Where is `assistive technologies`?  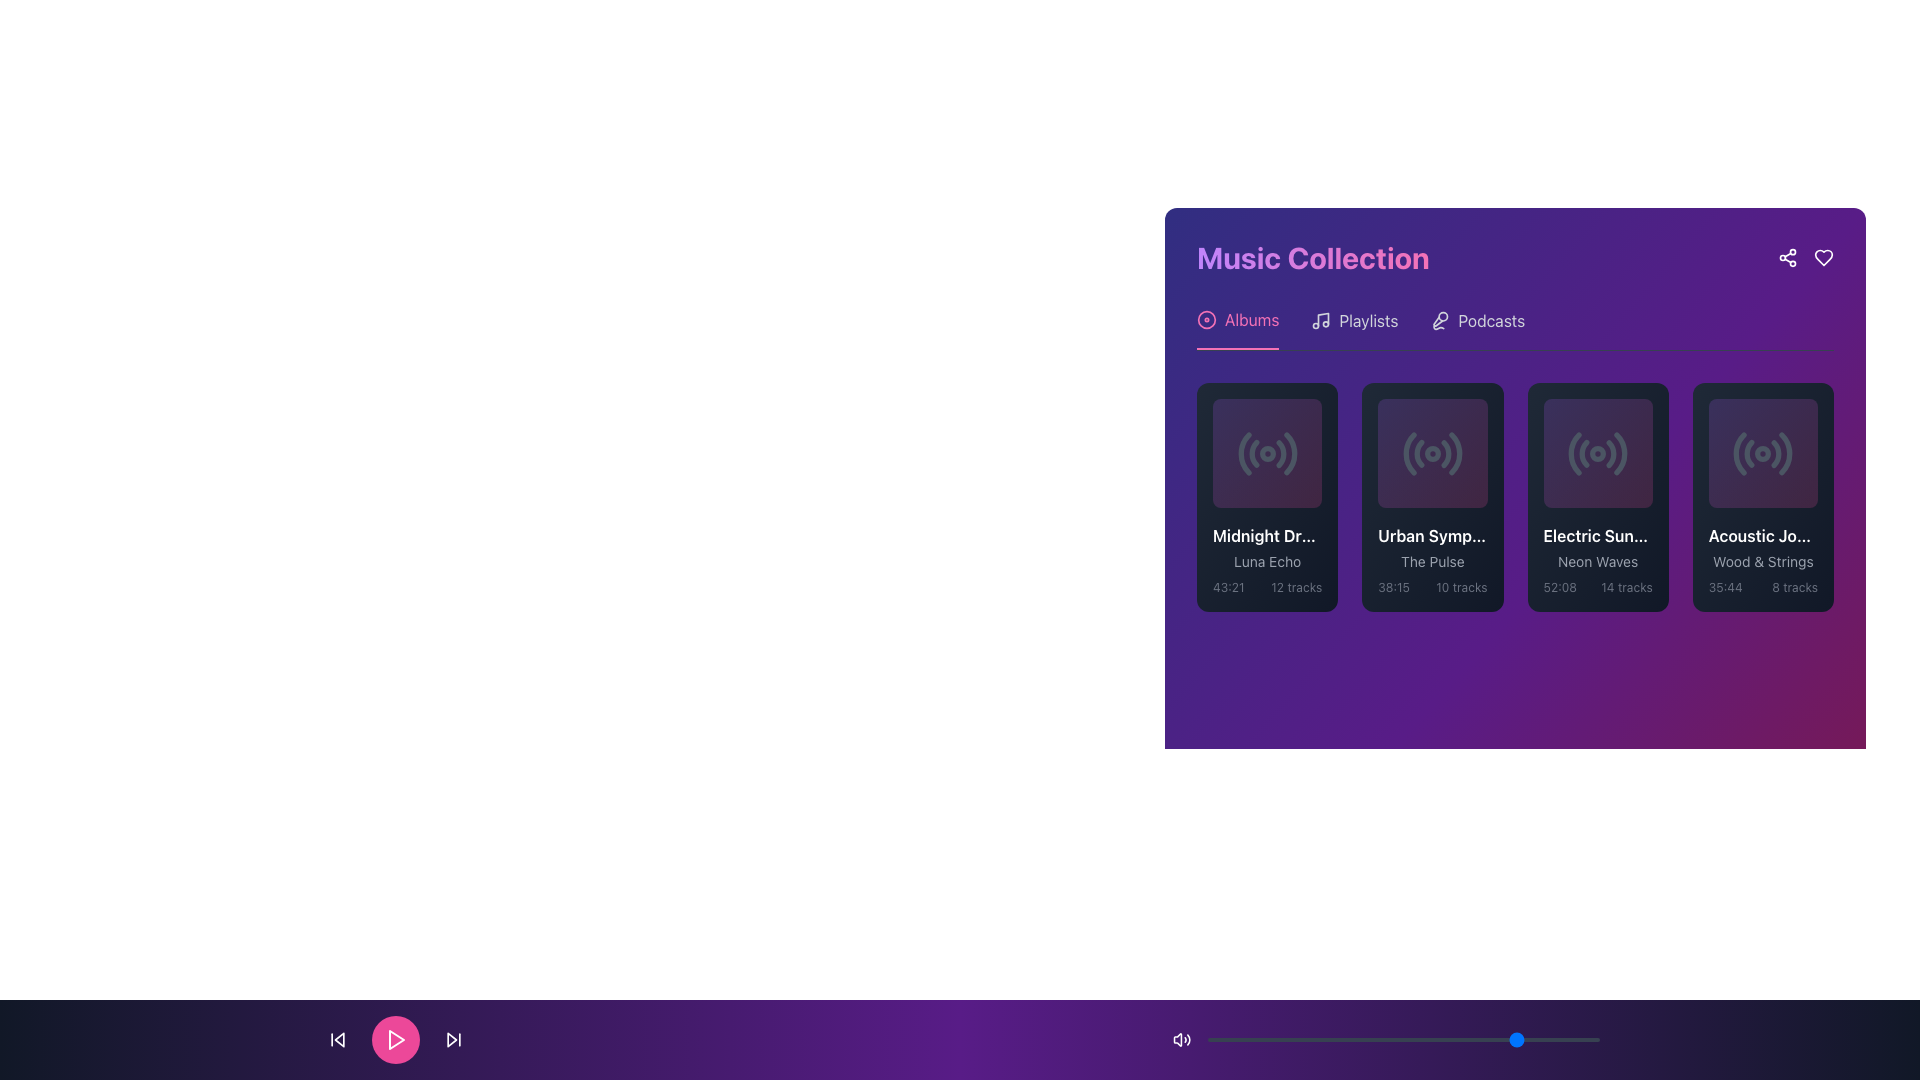
assistive technologies is located at coordinates (1597, 535).